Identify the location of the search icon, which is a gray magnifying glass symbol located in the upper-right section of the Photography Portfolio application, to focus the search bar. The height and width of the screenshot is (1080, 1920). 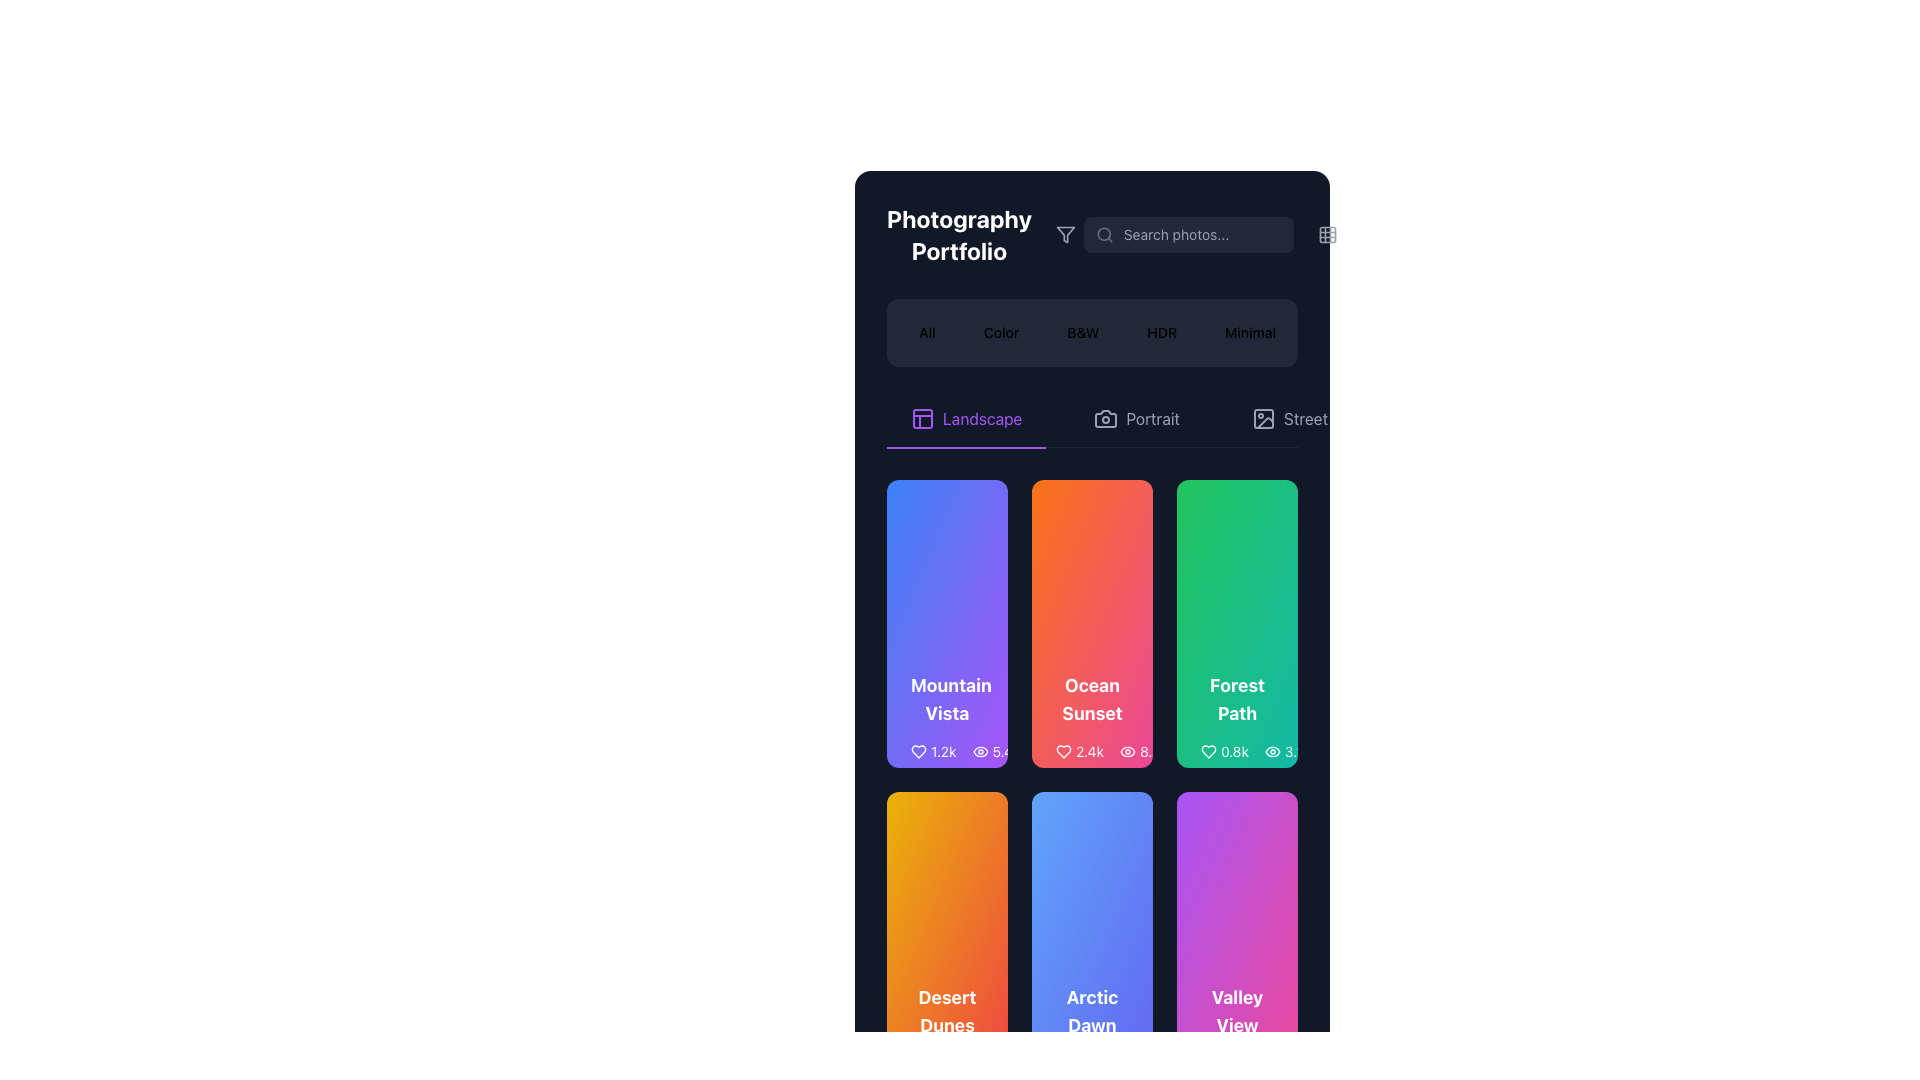
(1103, 234).